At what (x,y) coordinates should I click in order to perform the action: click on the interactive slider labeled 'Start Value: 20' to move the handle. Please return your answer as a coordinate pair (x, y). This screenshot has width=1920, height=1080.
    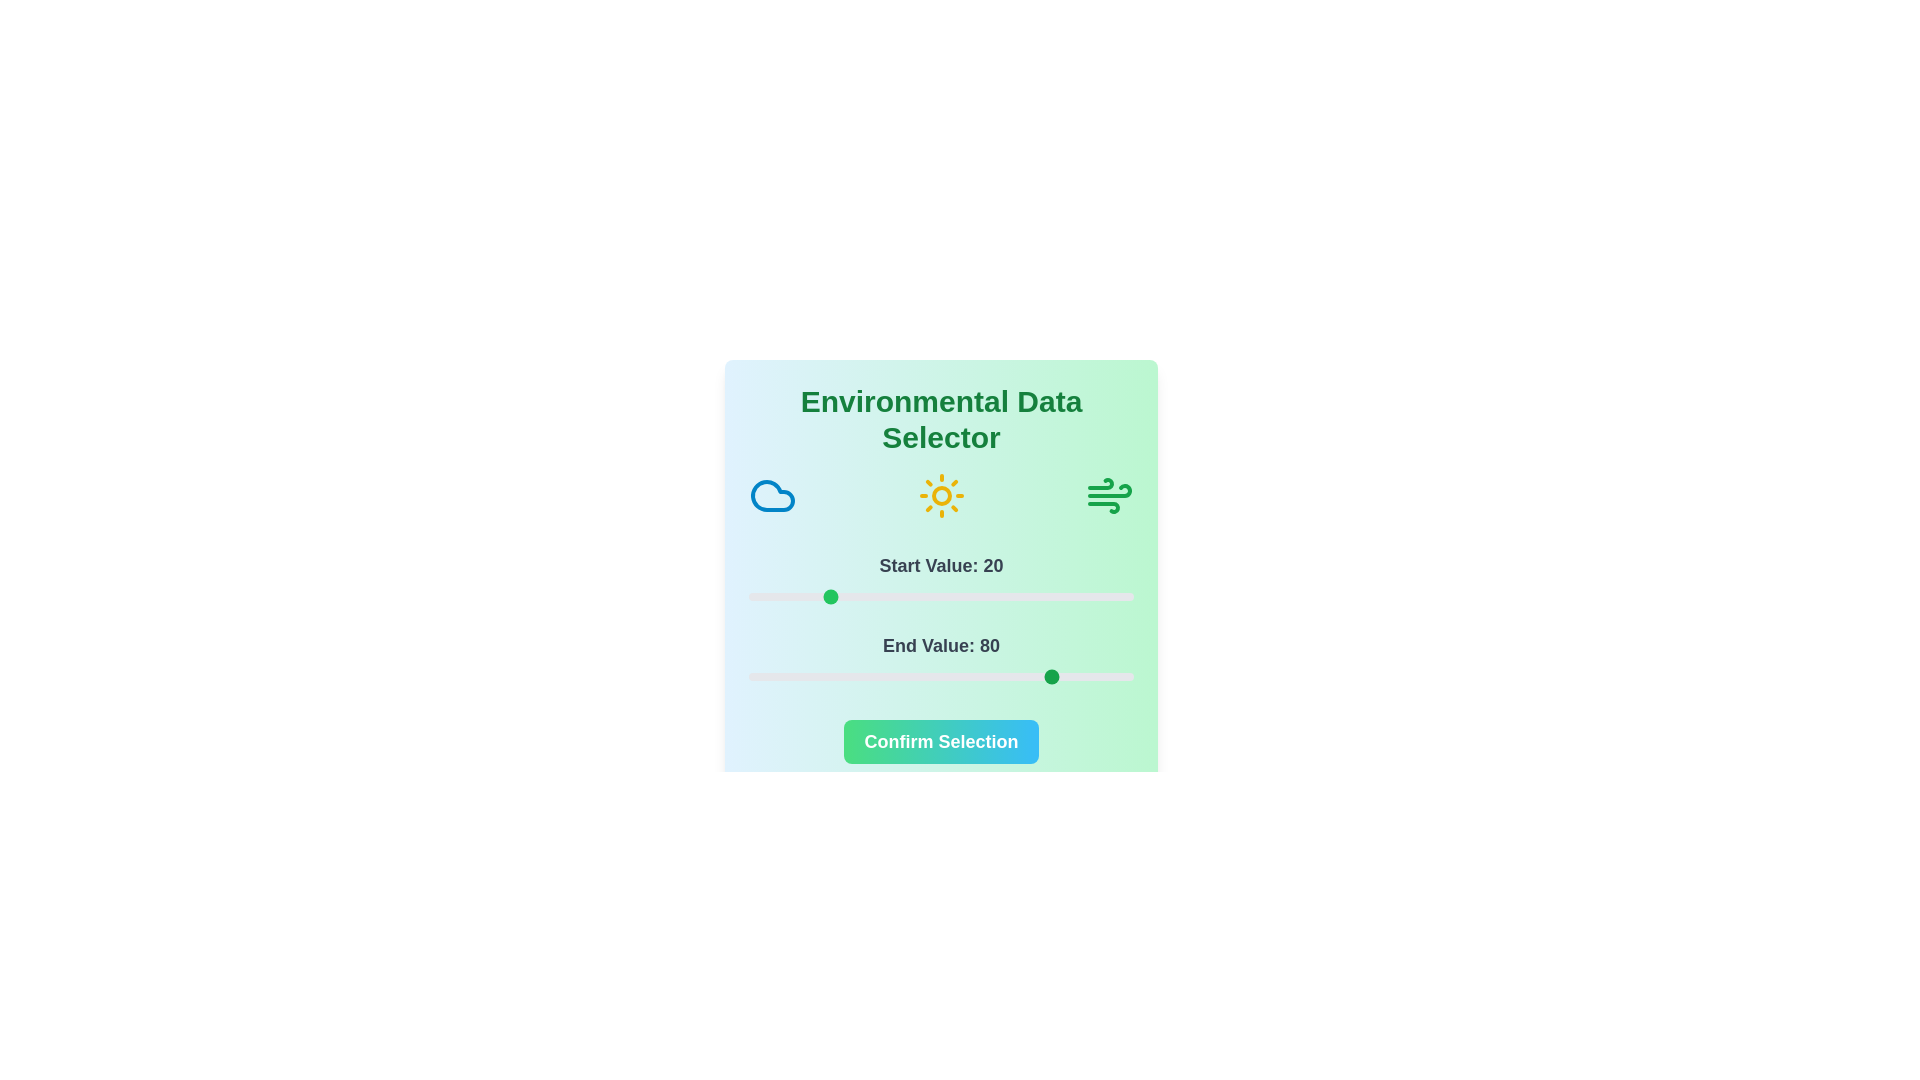
    Looking at the image, I should click on (940, 579).